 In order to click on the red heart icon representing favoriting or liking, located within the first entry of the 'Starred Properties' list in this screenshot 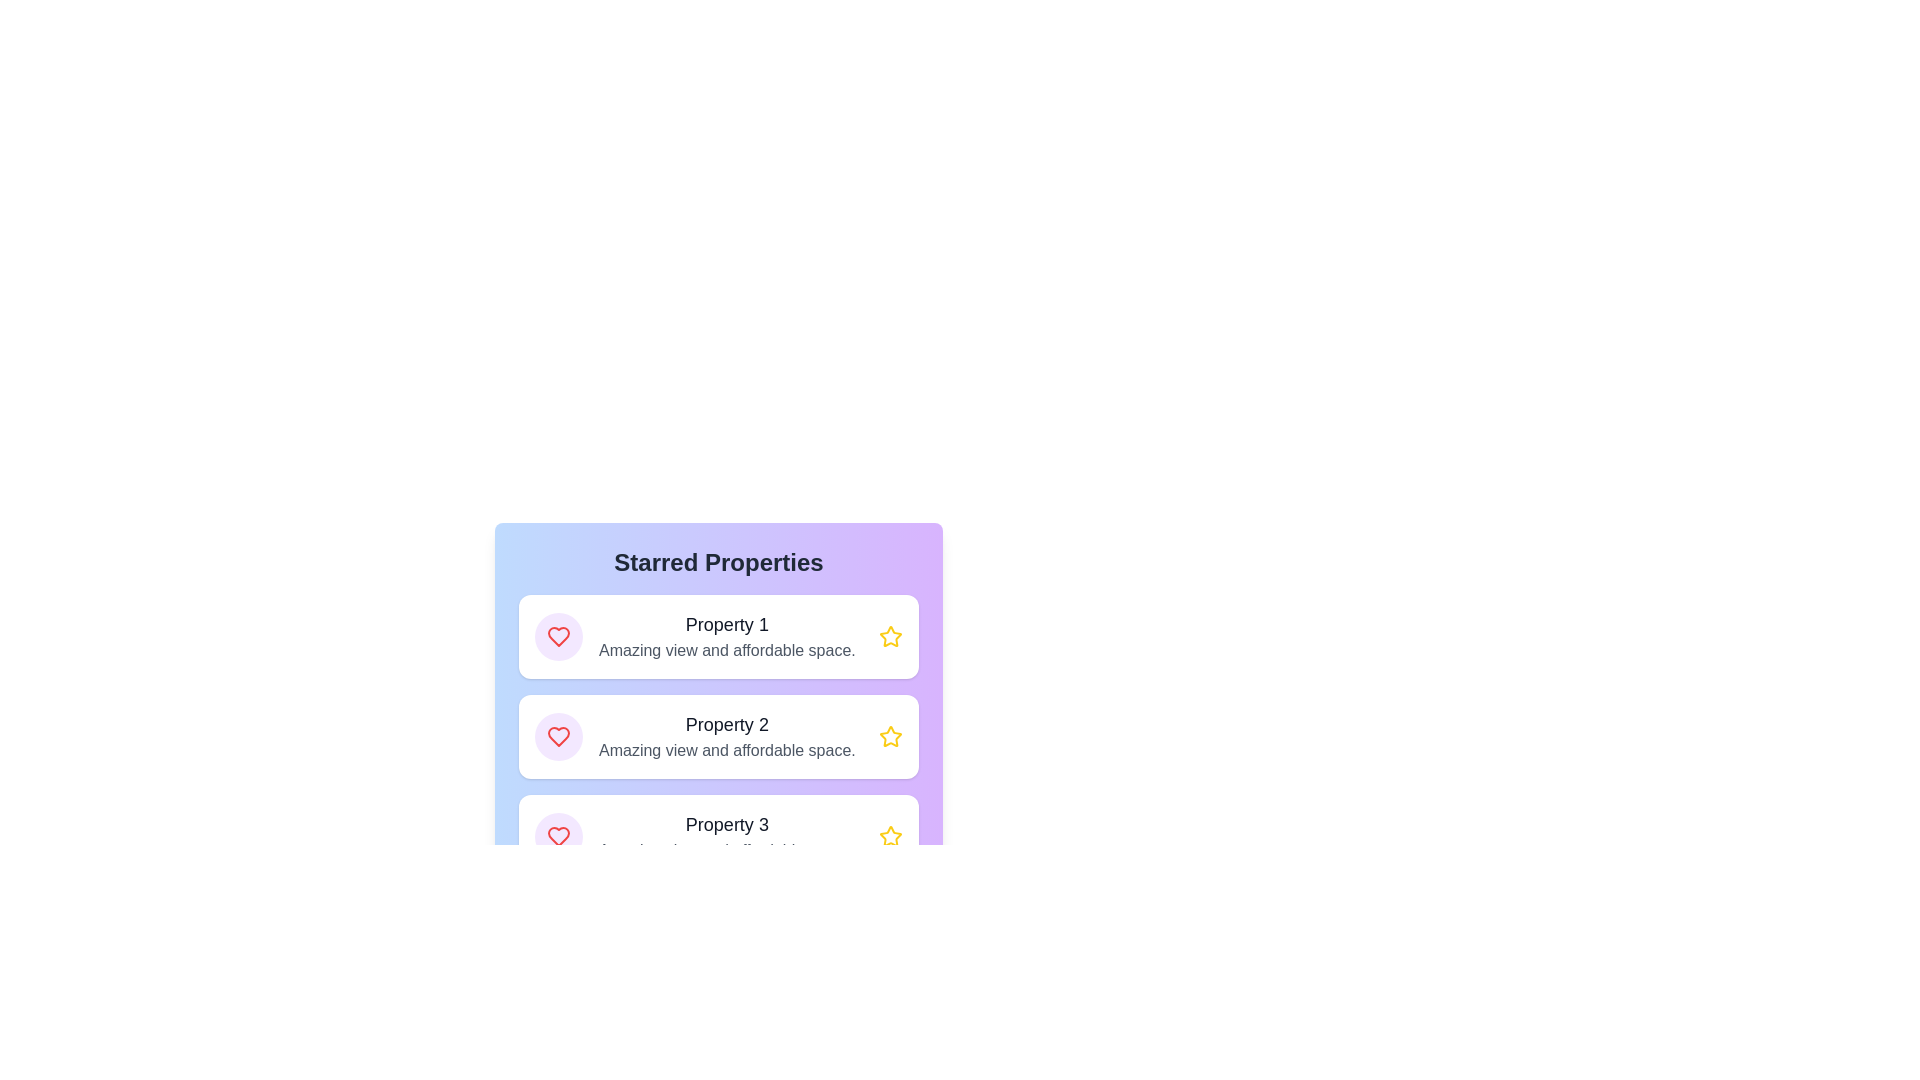, I will do `click(558, 736)`.